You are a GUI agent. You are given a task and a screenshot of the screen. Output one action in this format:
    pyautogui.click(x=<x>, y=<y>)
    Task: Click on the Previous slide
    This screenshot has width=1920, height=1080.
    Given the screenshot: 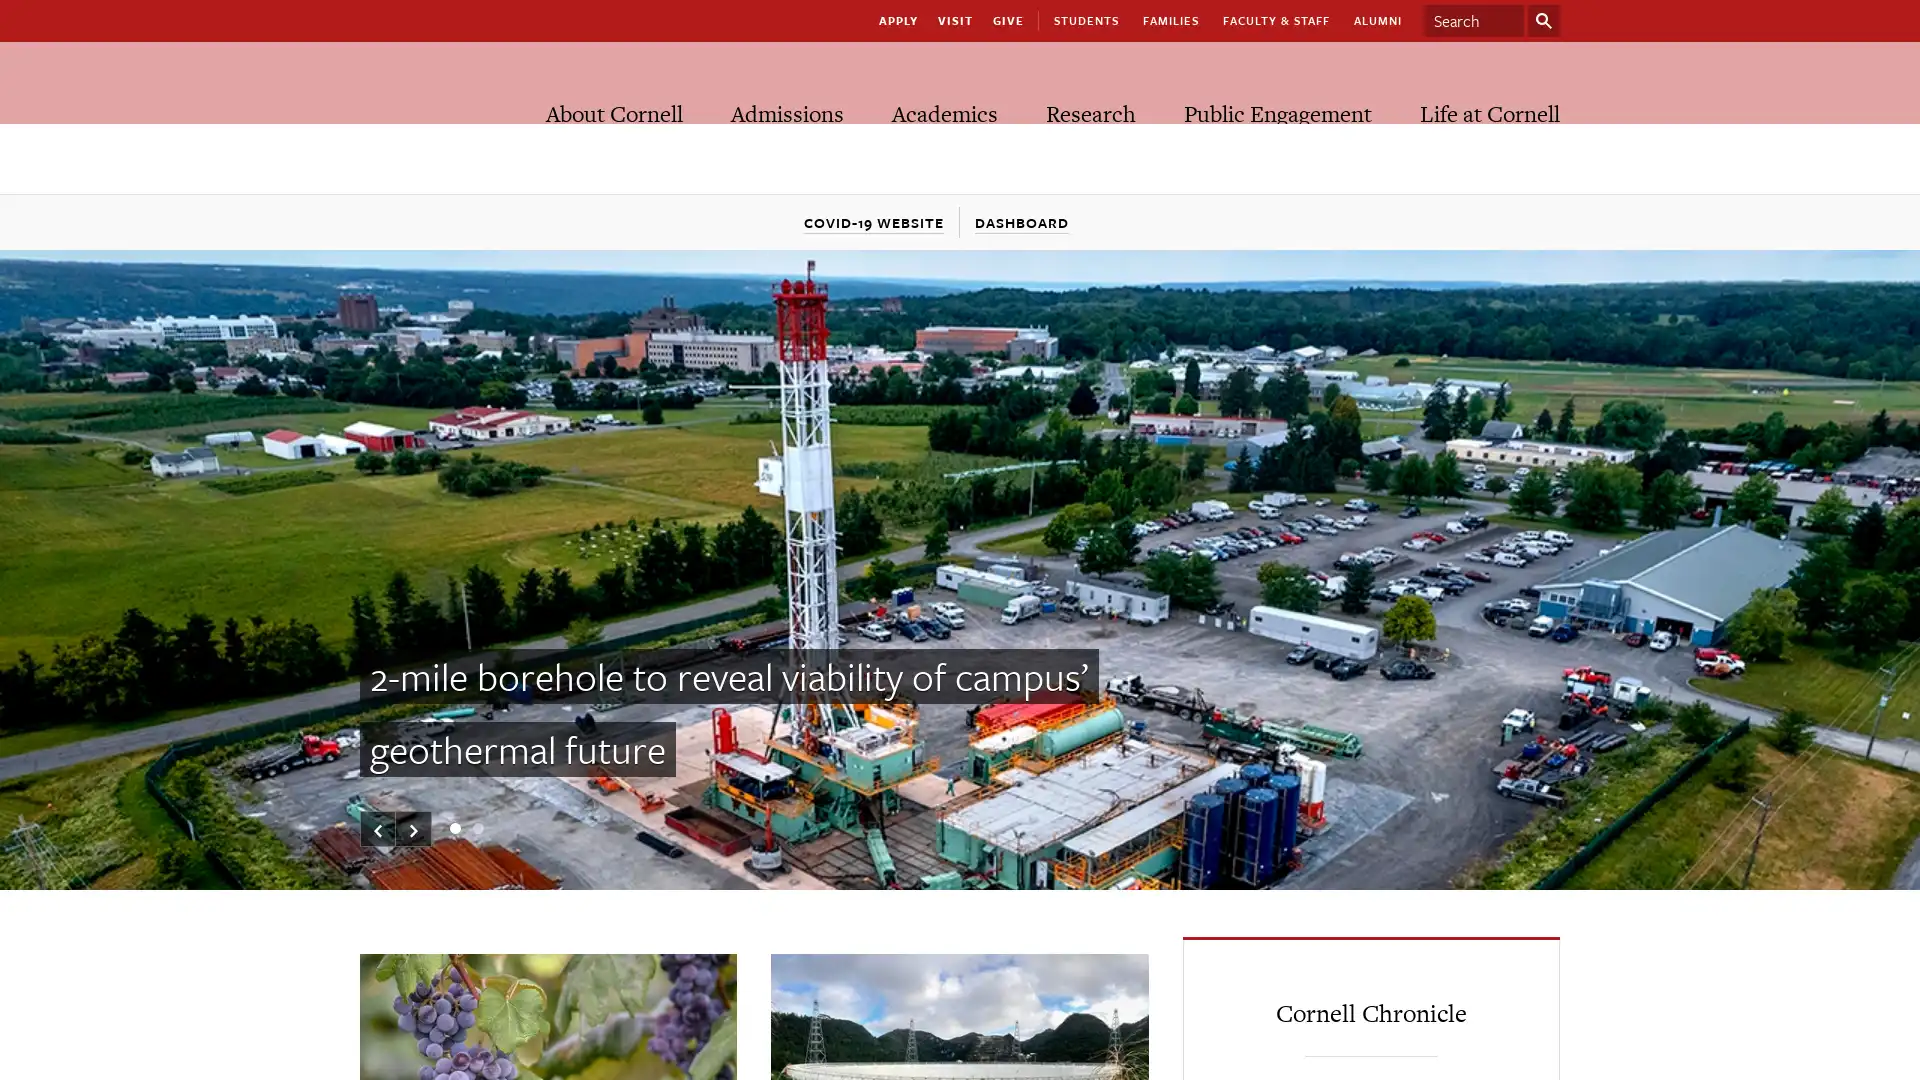 What is the action you would take?
    pyautogui.click(x=378, y=829)
    